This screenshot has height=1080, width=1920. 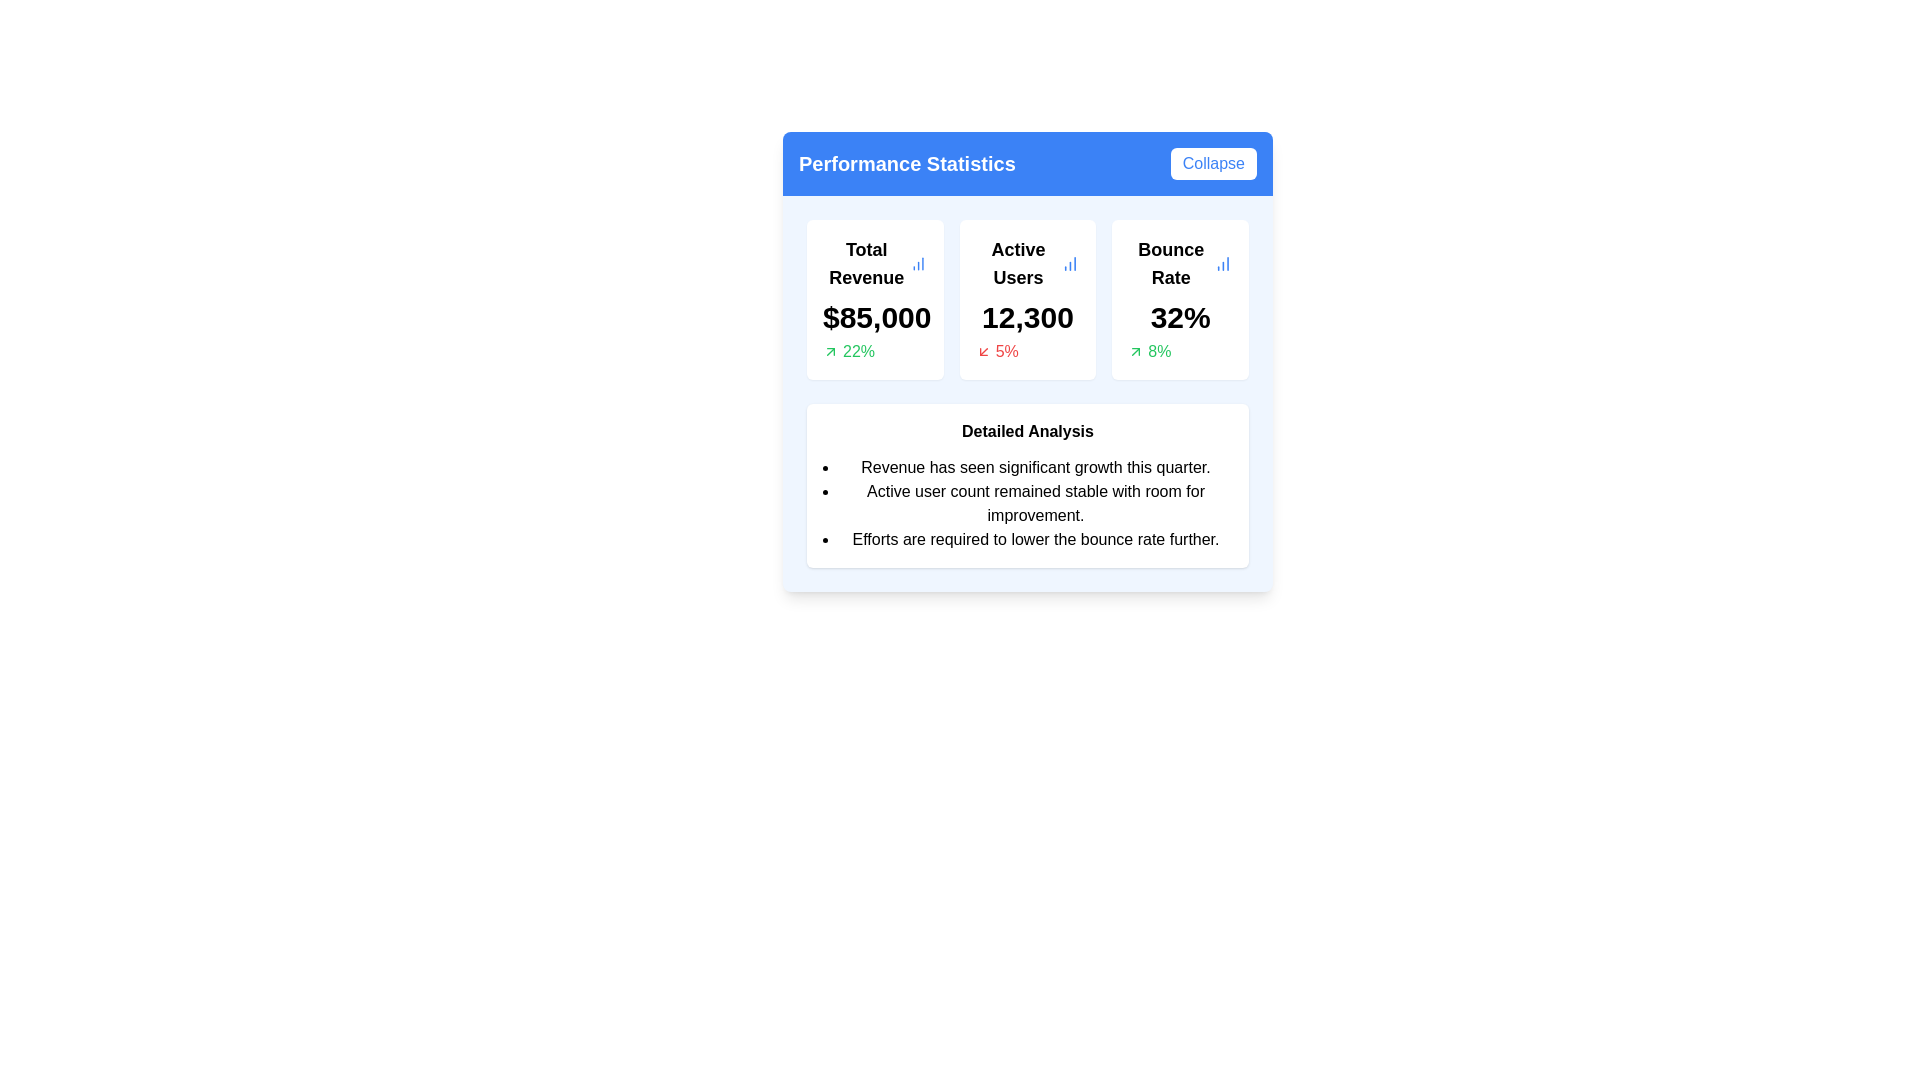 What do you see at coordinates (1027, 262) in the screenshot?
I see `the header element displaying 'Active Users', which is styled in bold and larger font, located in the middle column of a statistical card` at bounding box center [1027, 262].